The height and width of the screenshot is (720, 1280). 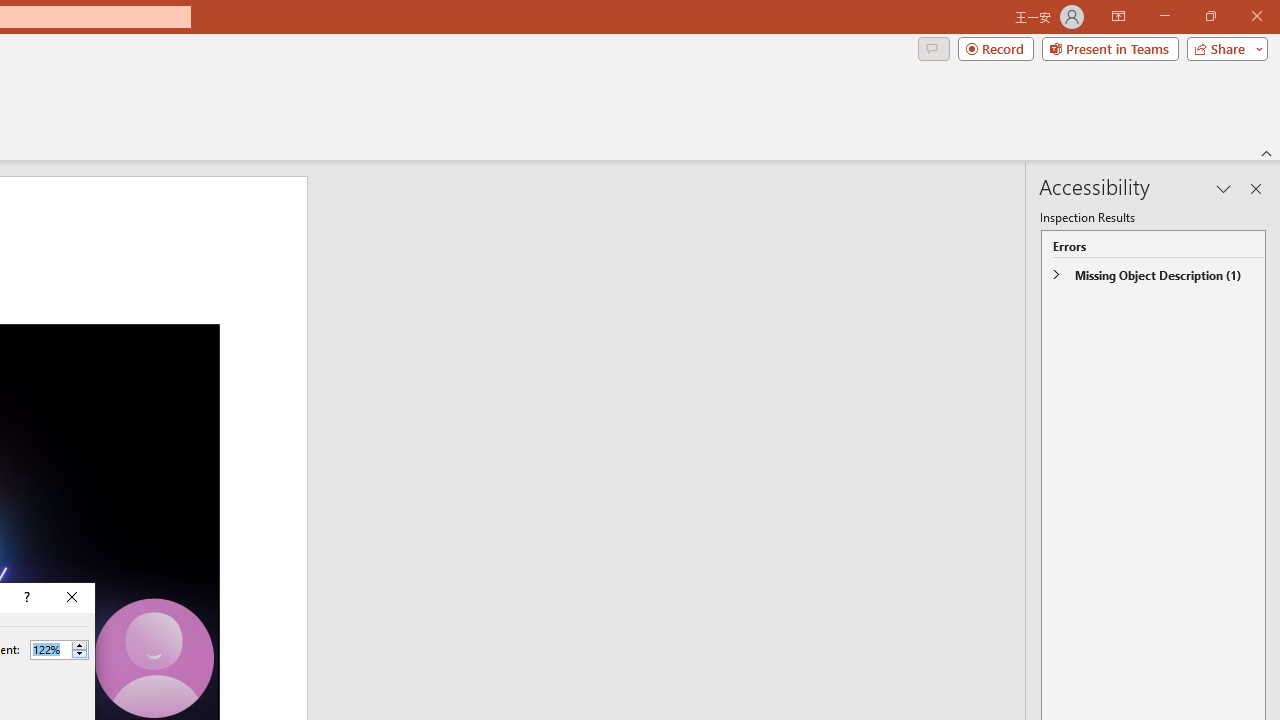 I want to click on 'Percent', so click(x=50, y=649).